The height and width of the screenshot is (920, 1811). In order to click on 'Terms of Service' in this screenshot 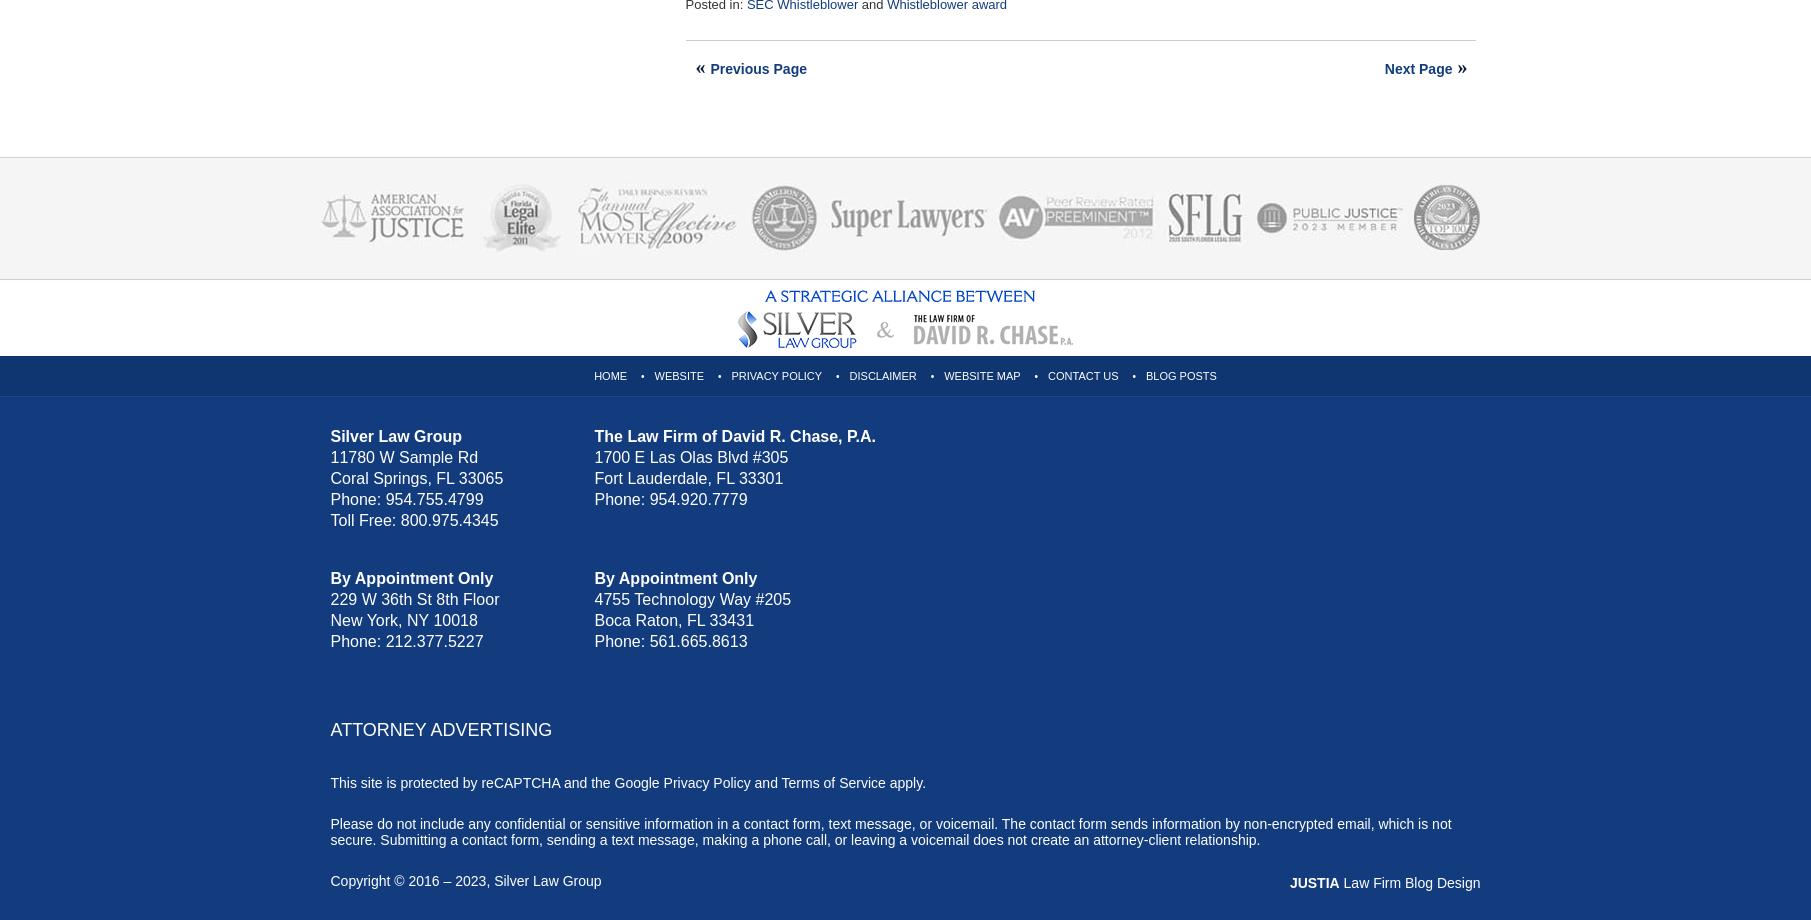, I will do `click(833, 782)`.